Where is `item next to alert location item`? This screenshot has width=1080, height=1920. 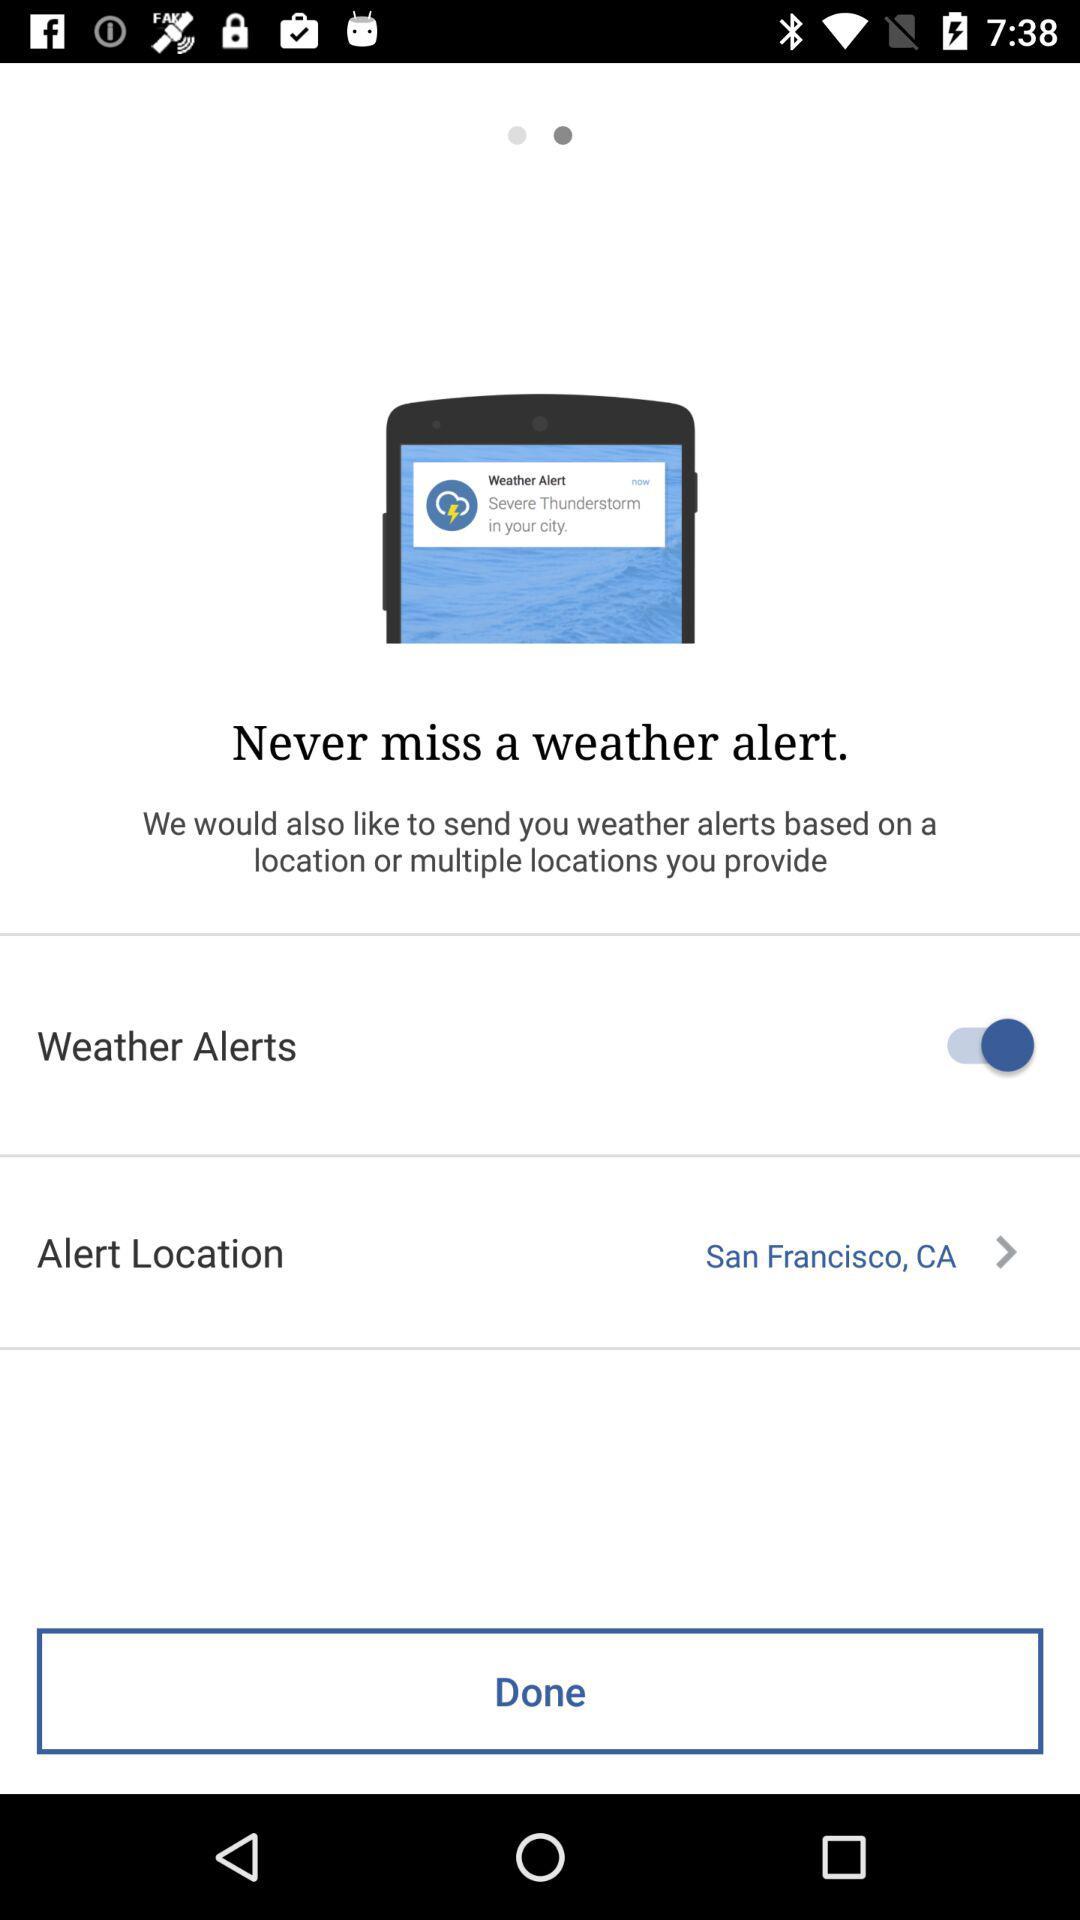 item next to alert location item is located at coordinates (860, 1254).